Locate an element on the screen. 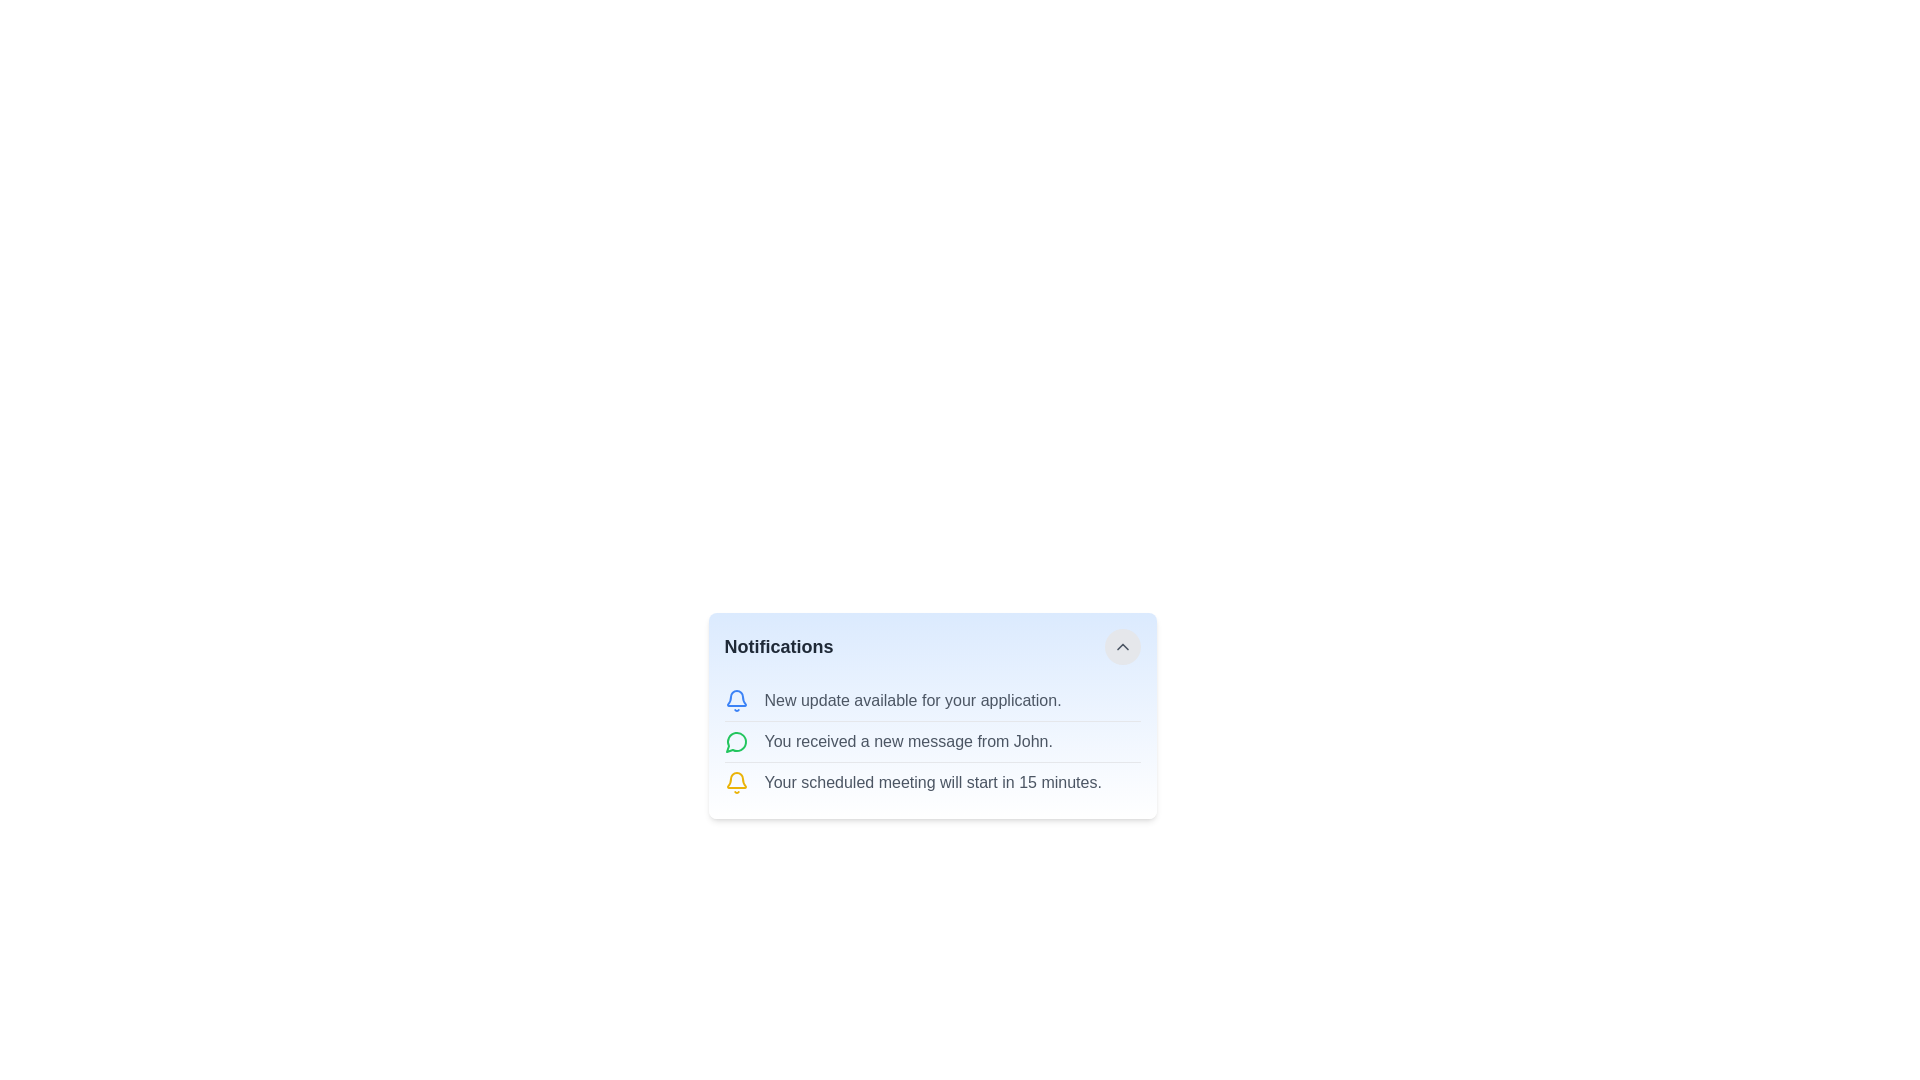 The image size is (1920, 1080). the circular green speech bubble icon in the second notification item is located at coordinates (734, 742).